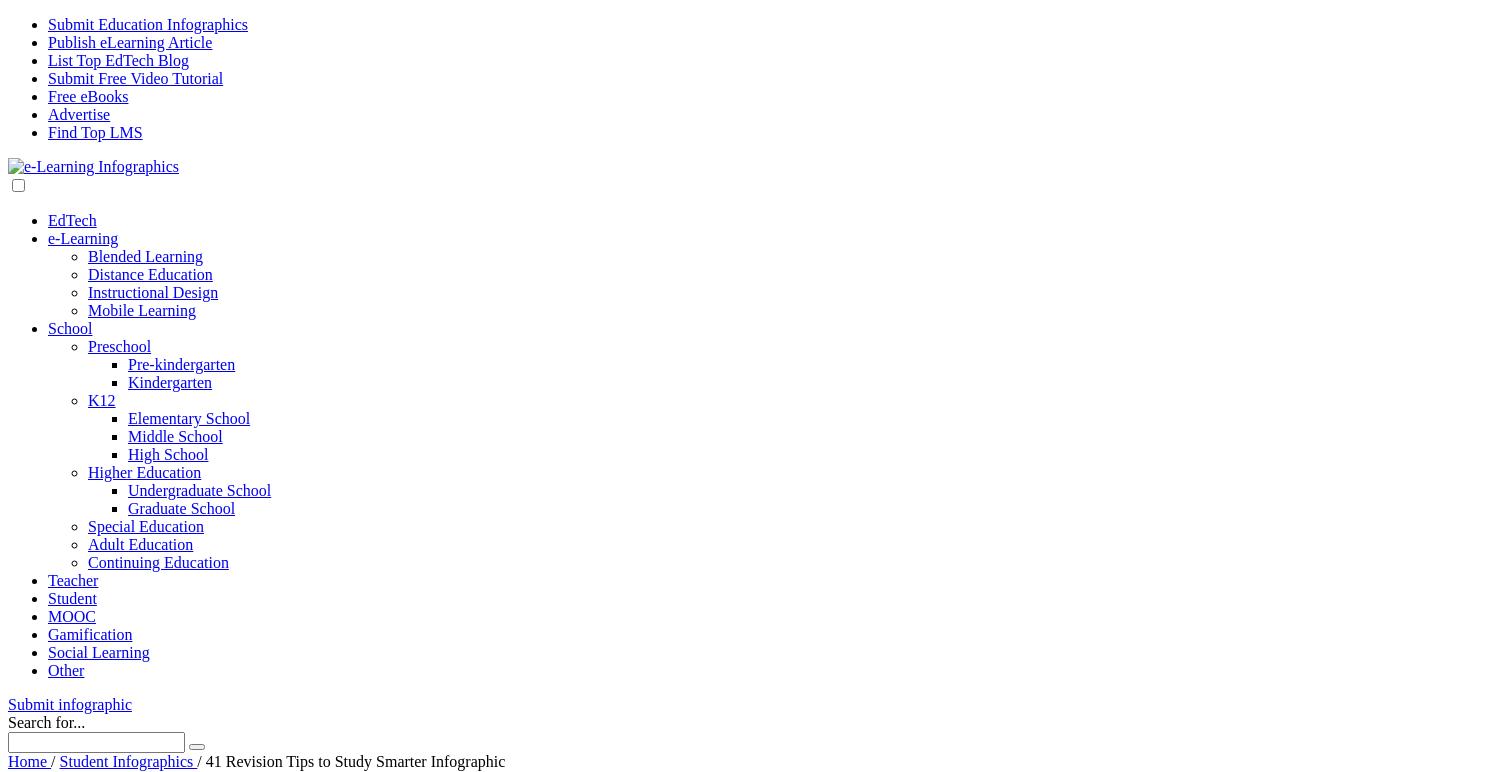  What do you see at coordinates (90, 633) in the screenshot?
I see `'Gamification'` at bounding box center [90, 633].